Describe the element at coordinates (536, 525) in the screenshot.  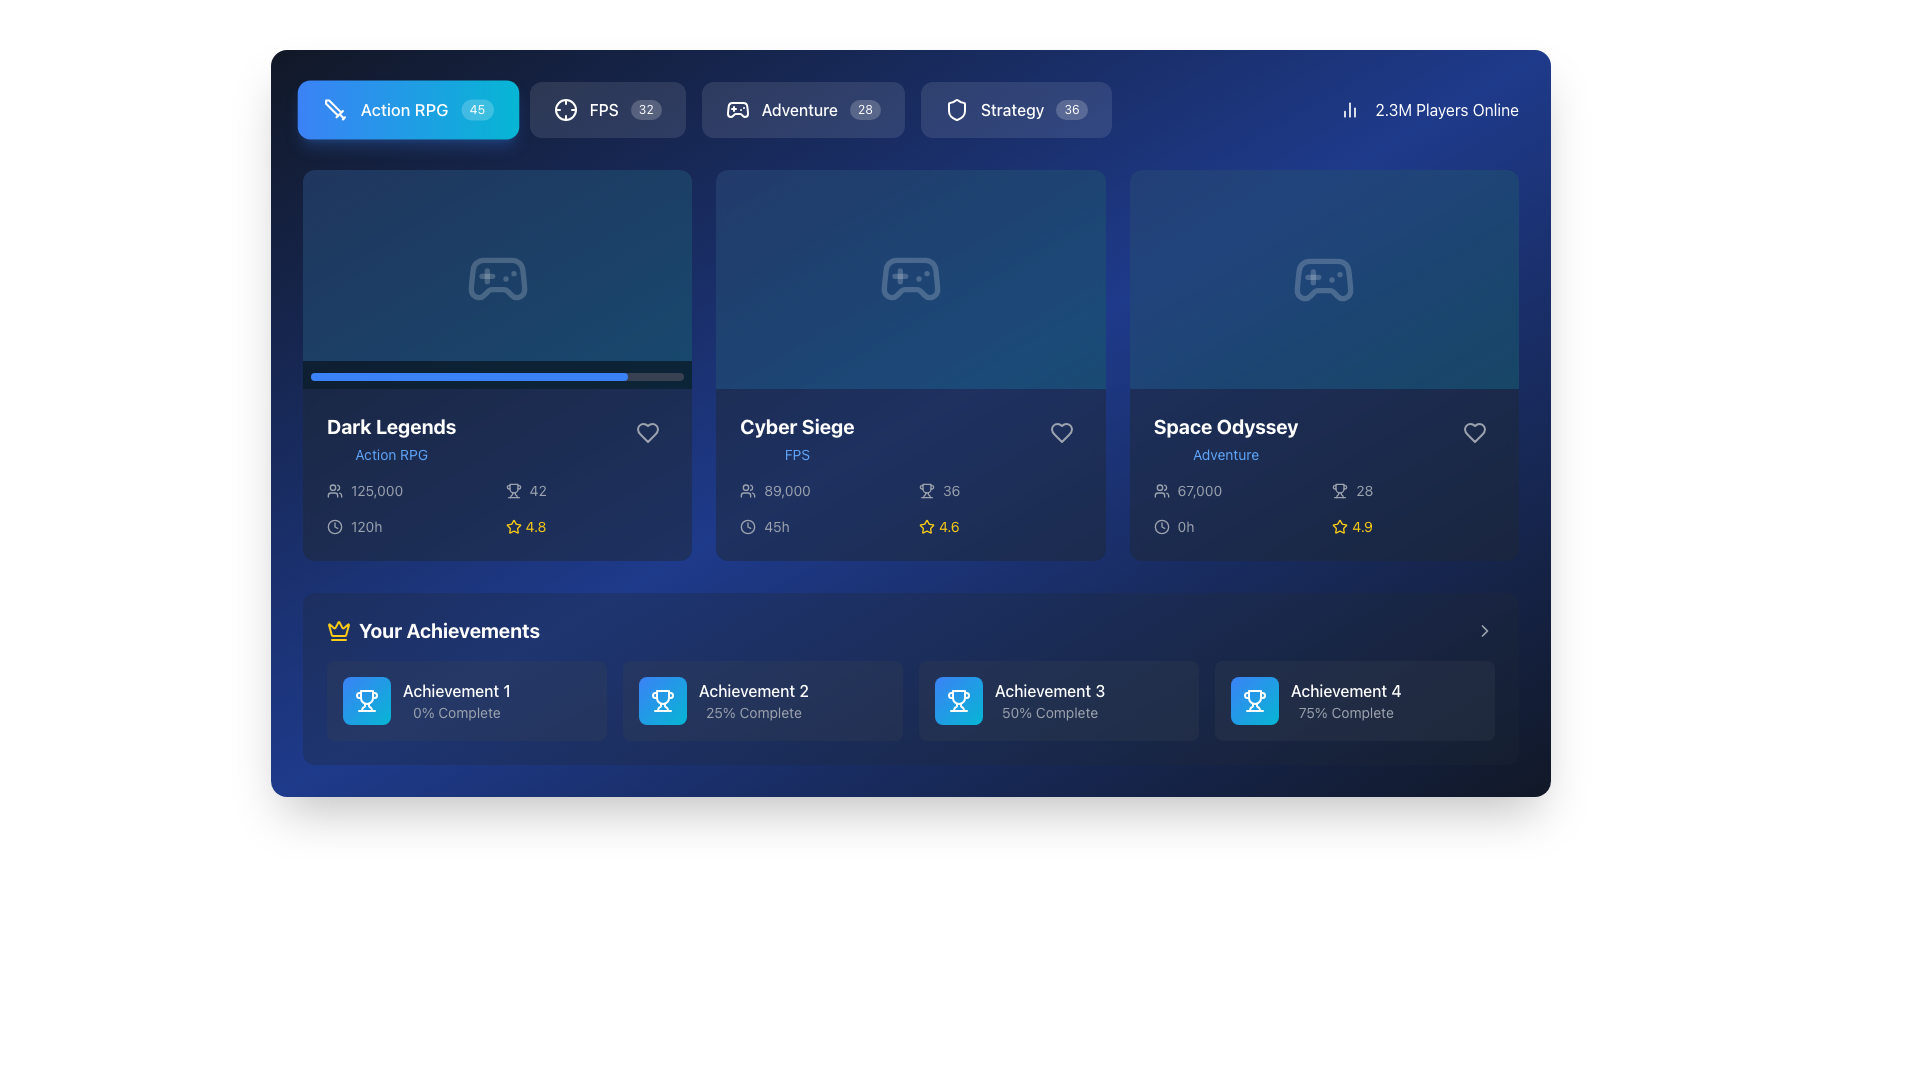
I see `the static text element displaying the numeric value '4.8', which is a rating representation located to the right of a yellow star icon in the 'Dark Legends' game card` at that location.